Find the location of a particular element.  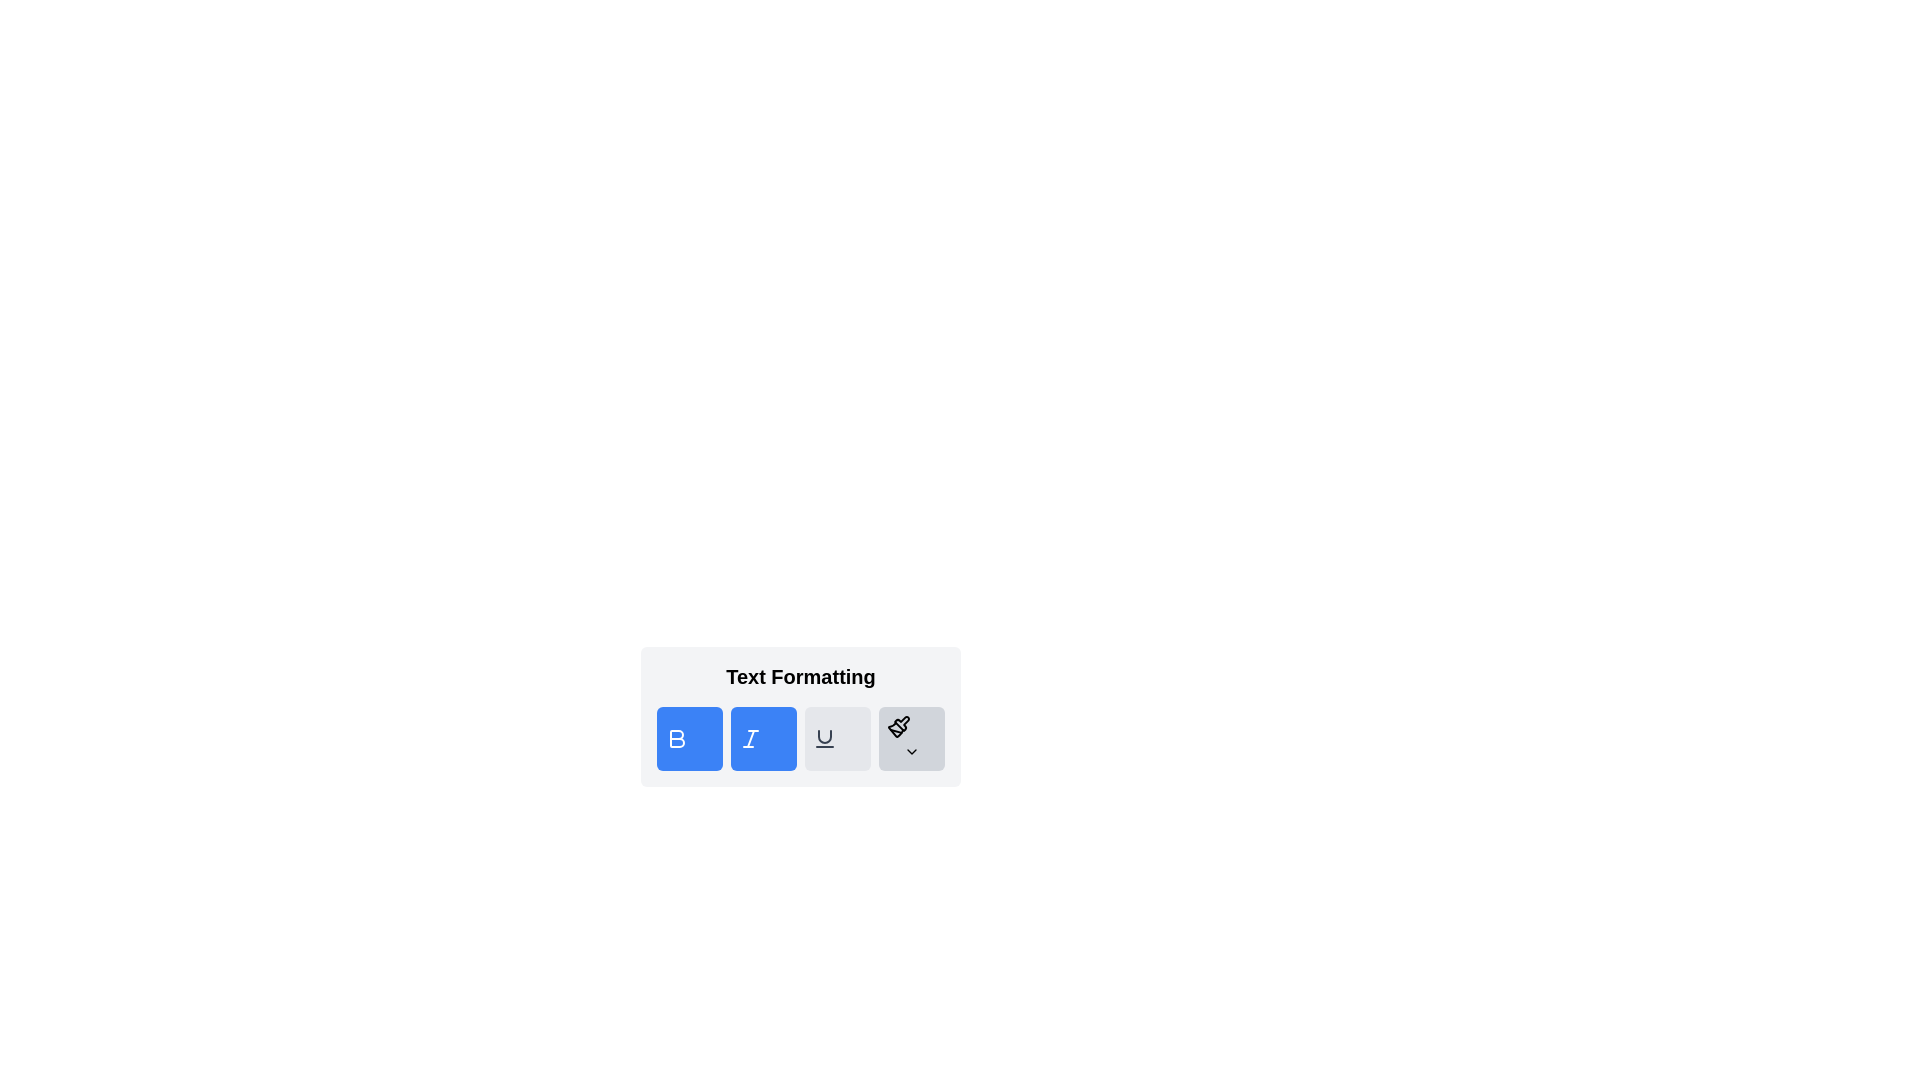

the 'Underline' icon in the text formatting toolbar, which is the third button from the left under the 'Text Formatting' label is located at coordinates (825, 736).